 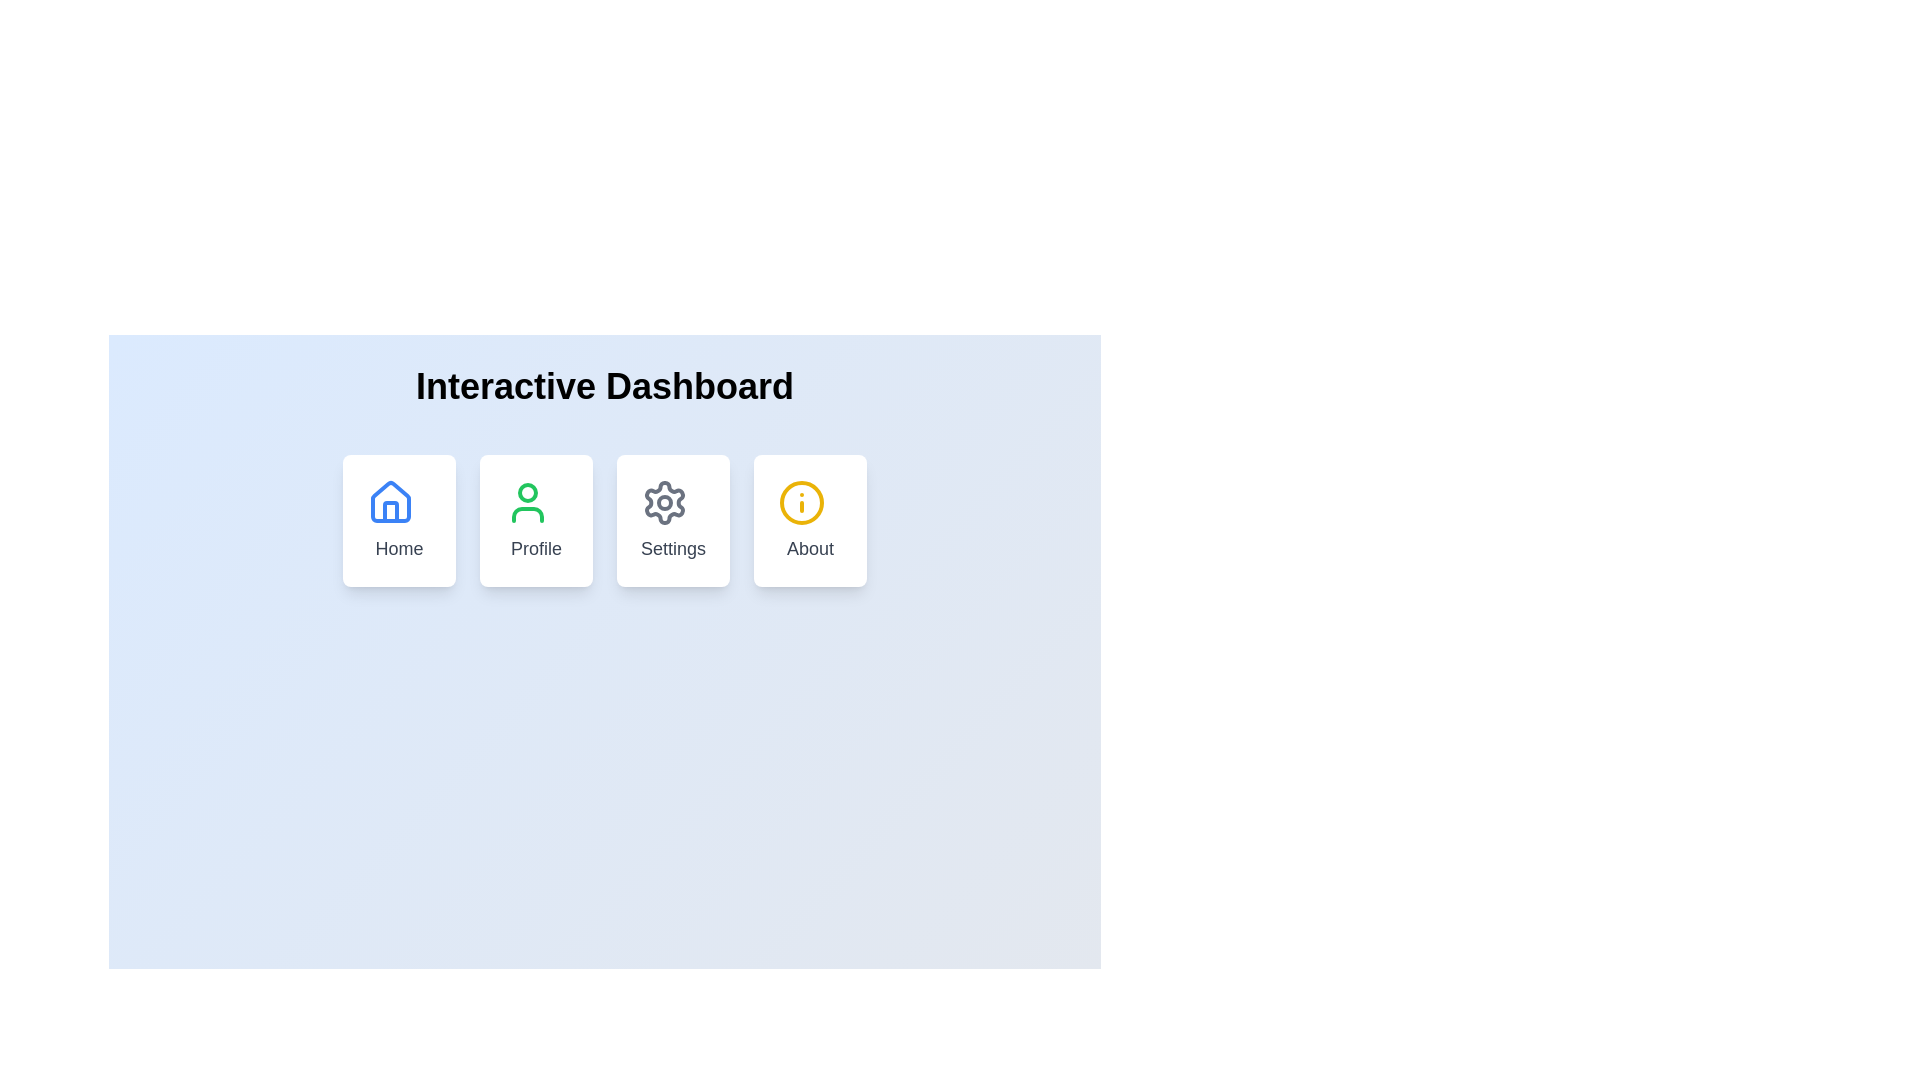 What do you see at coordinates (390, 511) in the screenshot?
I see `the door element of the home icon, which is a part of the SVG graphic representing the house in the dashboard interface` at bounding box center [390, 511].